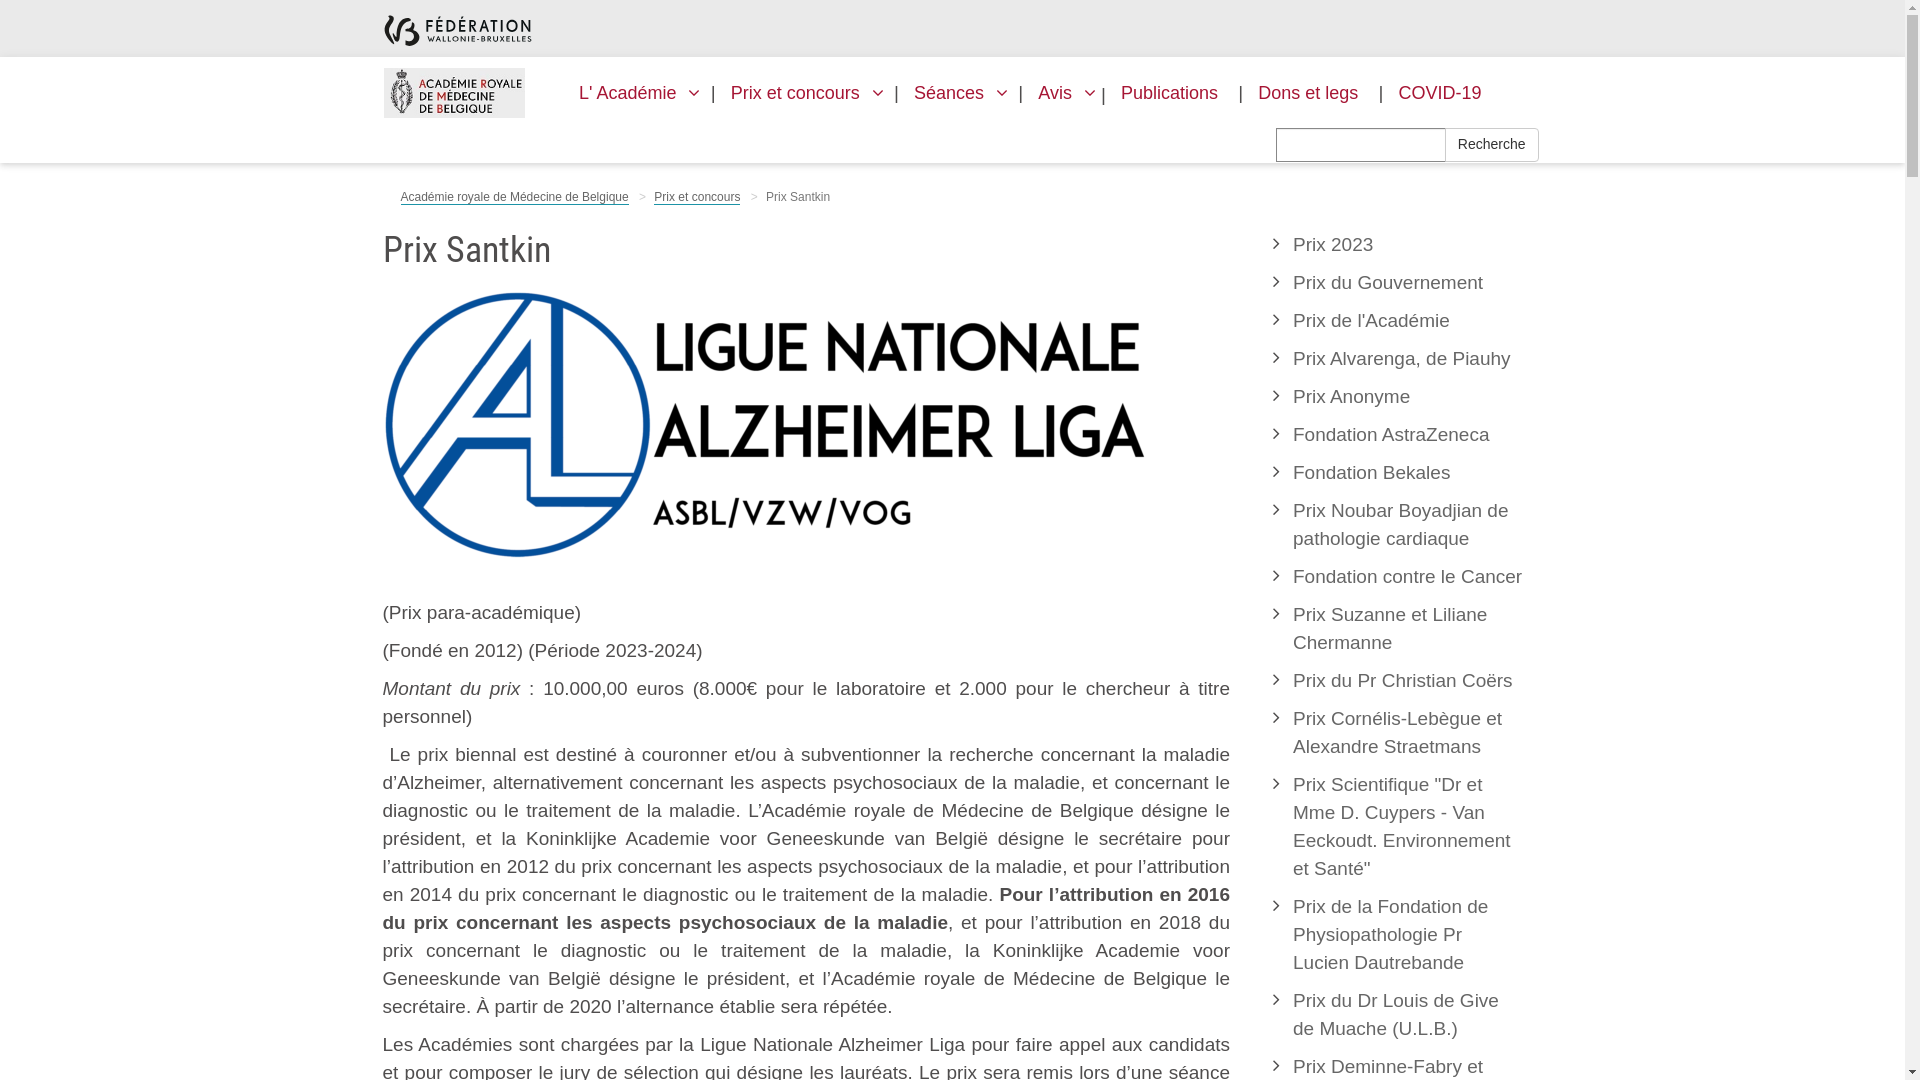 This screenshot has height=1080, width=1920. I want to click on 'Avis', so click(1060, 92).